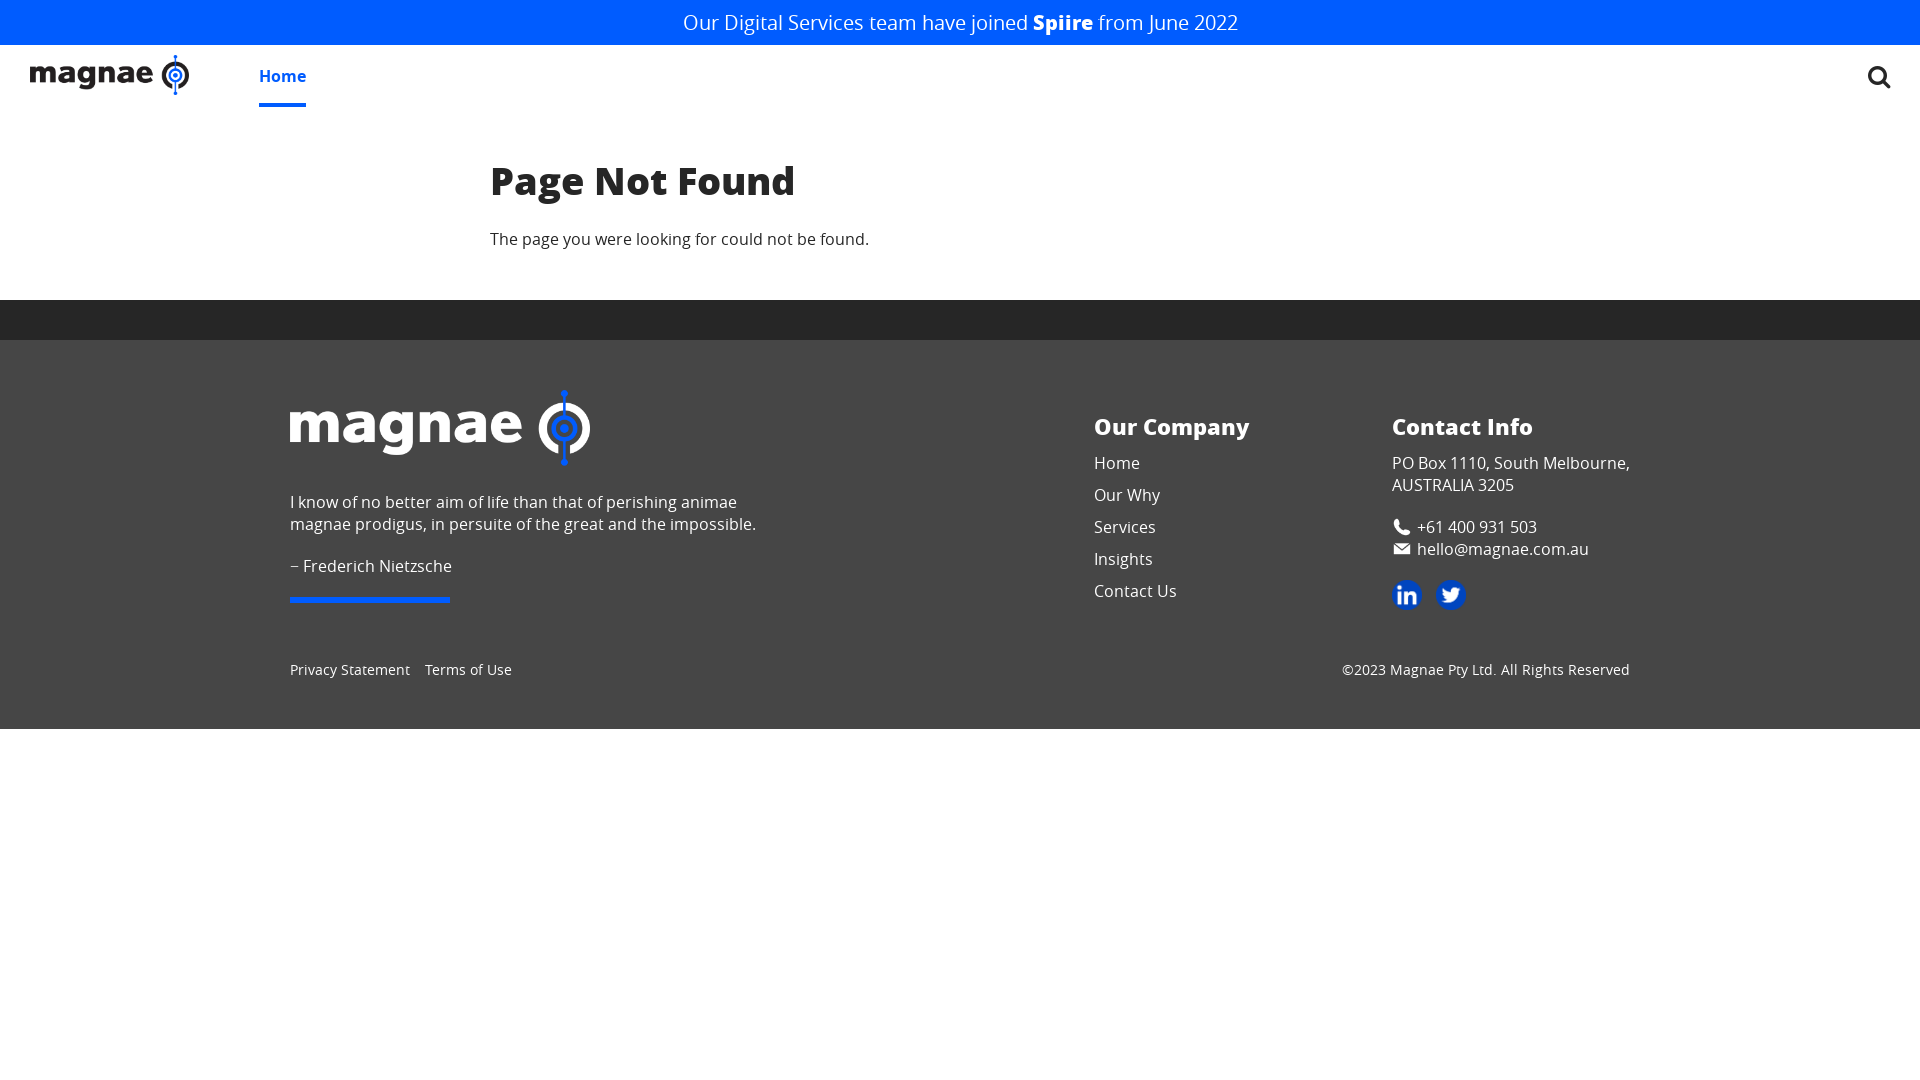 The height and width of the screenshot is (1080, 1920). Describe the element at coordinates (1124, 526) in the screenshot. I see `'Services'` at that location.